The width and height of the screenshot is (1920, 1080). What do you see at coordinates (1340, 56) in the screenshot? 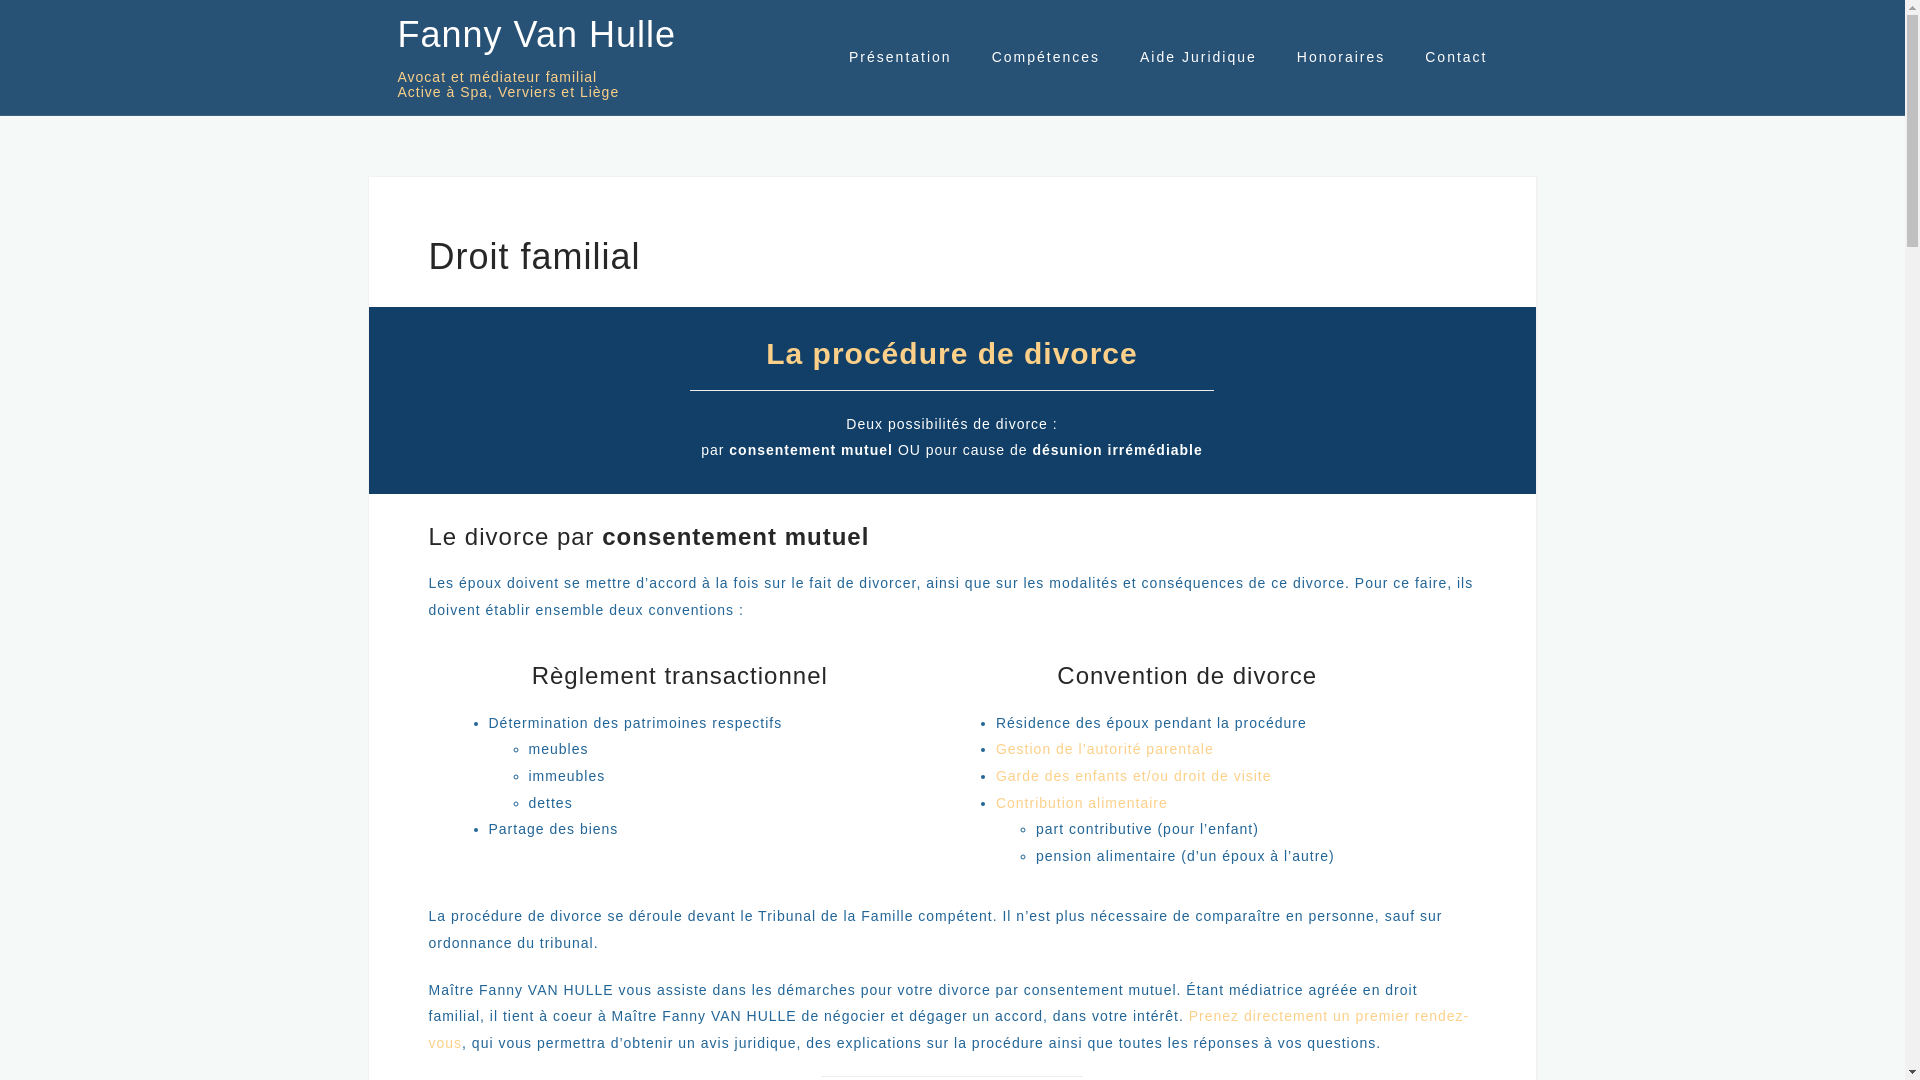
I see `'Honoraires'` at bounding box center [1340, 56].